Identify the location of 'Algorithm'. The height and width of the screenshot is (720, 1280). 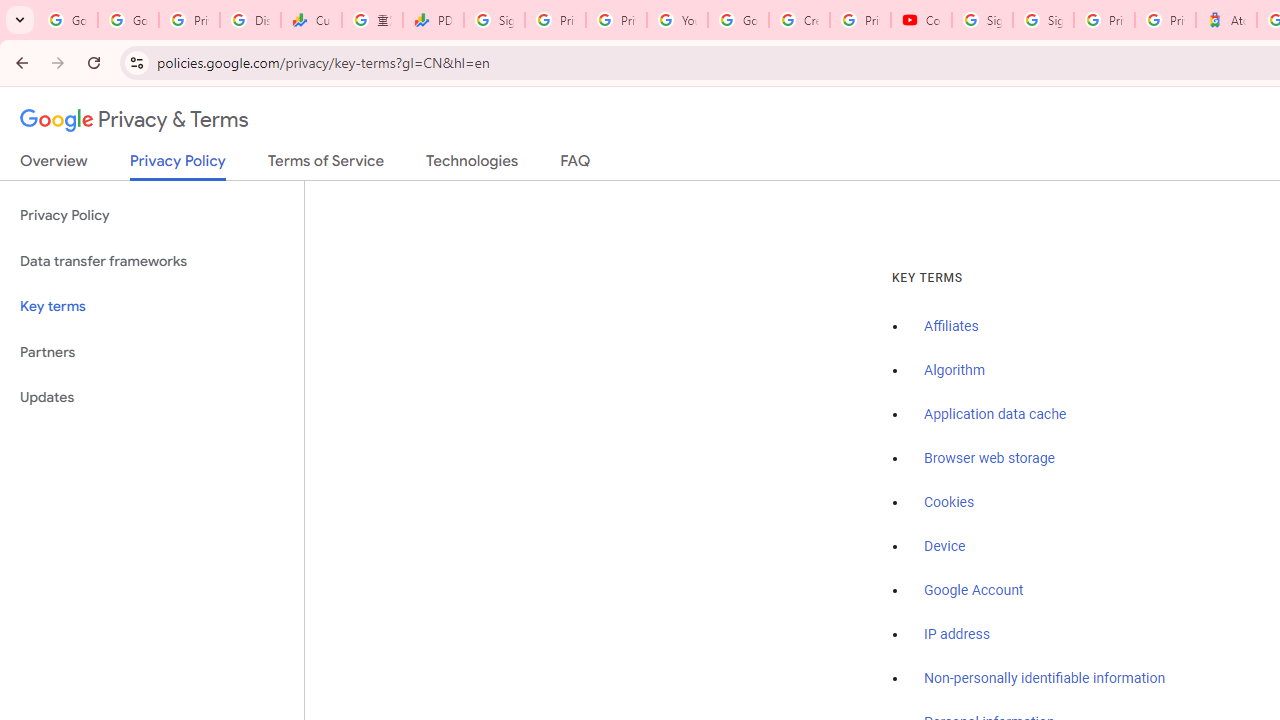
(953, 371).